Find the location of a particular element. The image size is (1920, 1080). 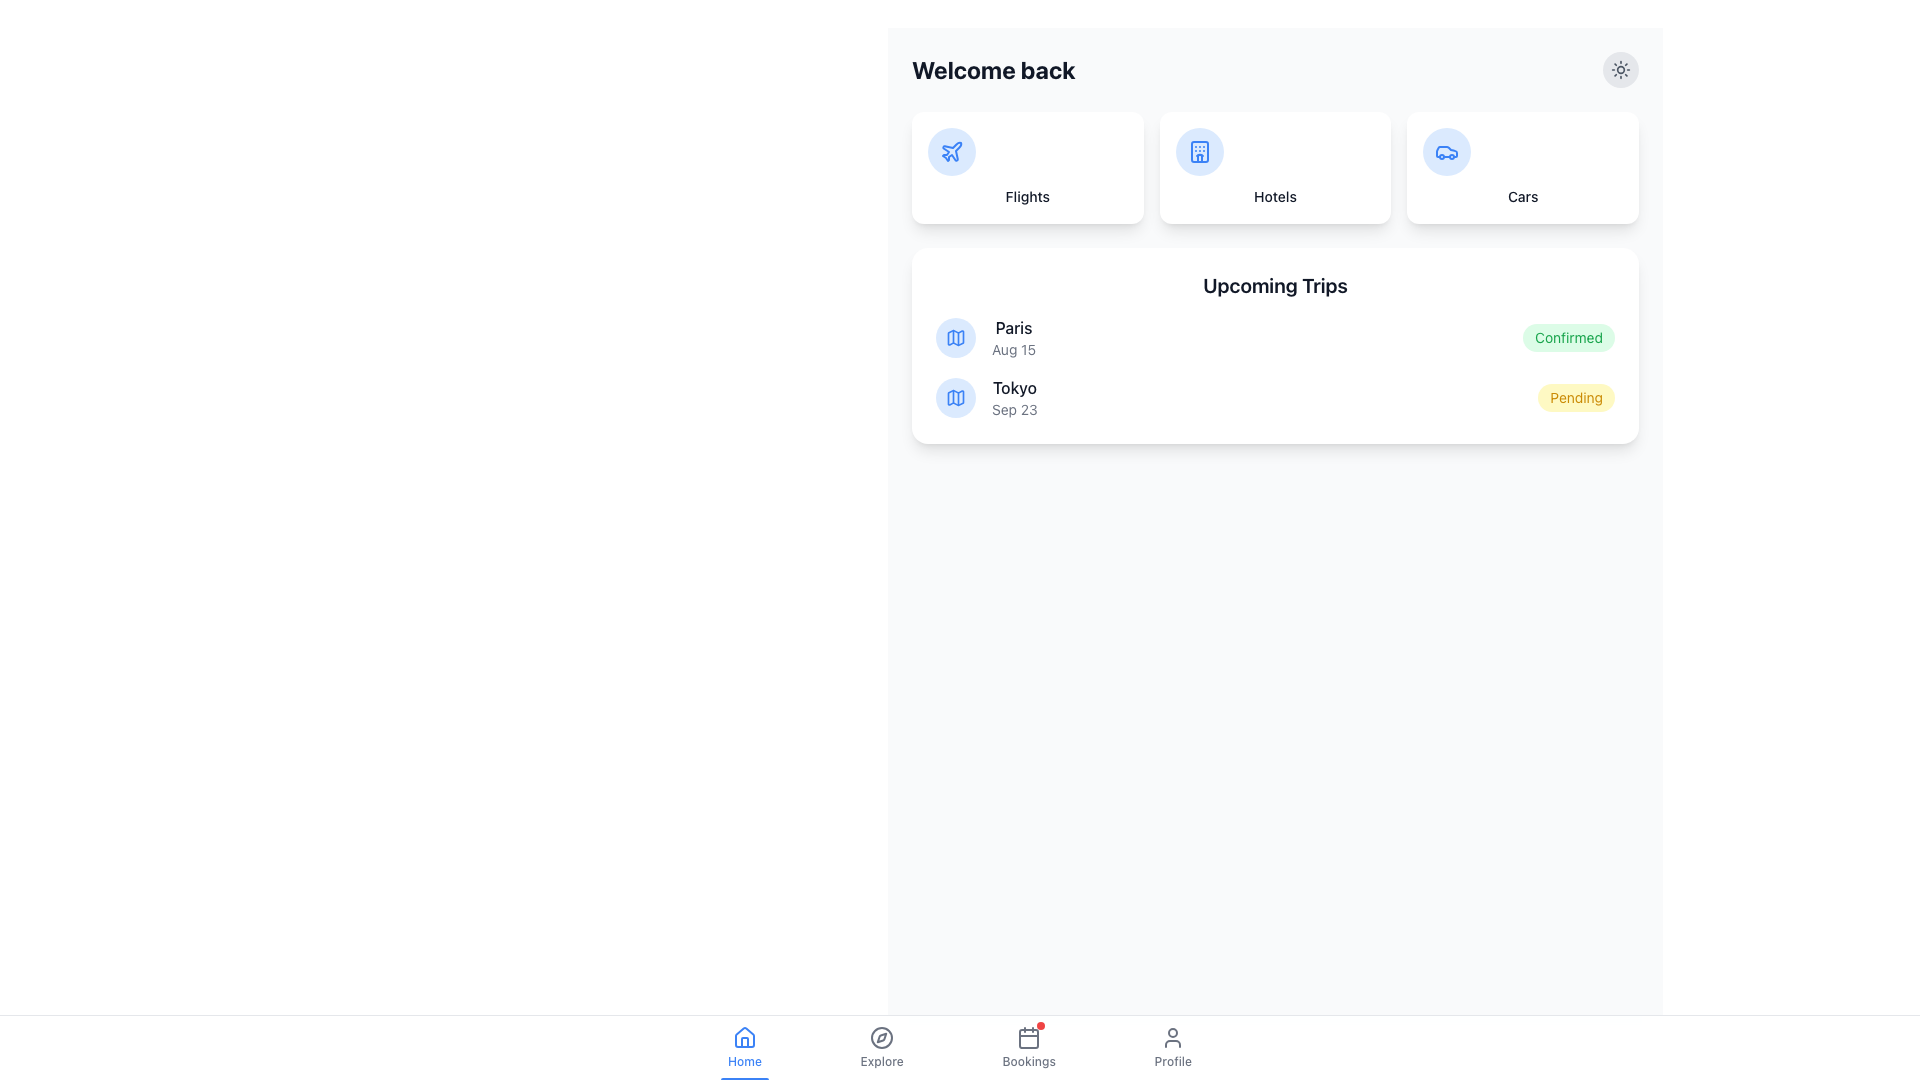

the text label element displaying 'Tokyo' in bold, dark gray color, which is positioned under the 'Upcoming Trips' section is located at coordinates (1014, 388).